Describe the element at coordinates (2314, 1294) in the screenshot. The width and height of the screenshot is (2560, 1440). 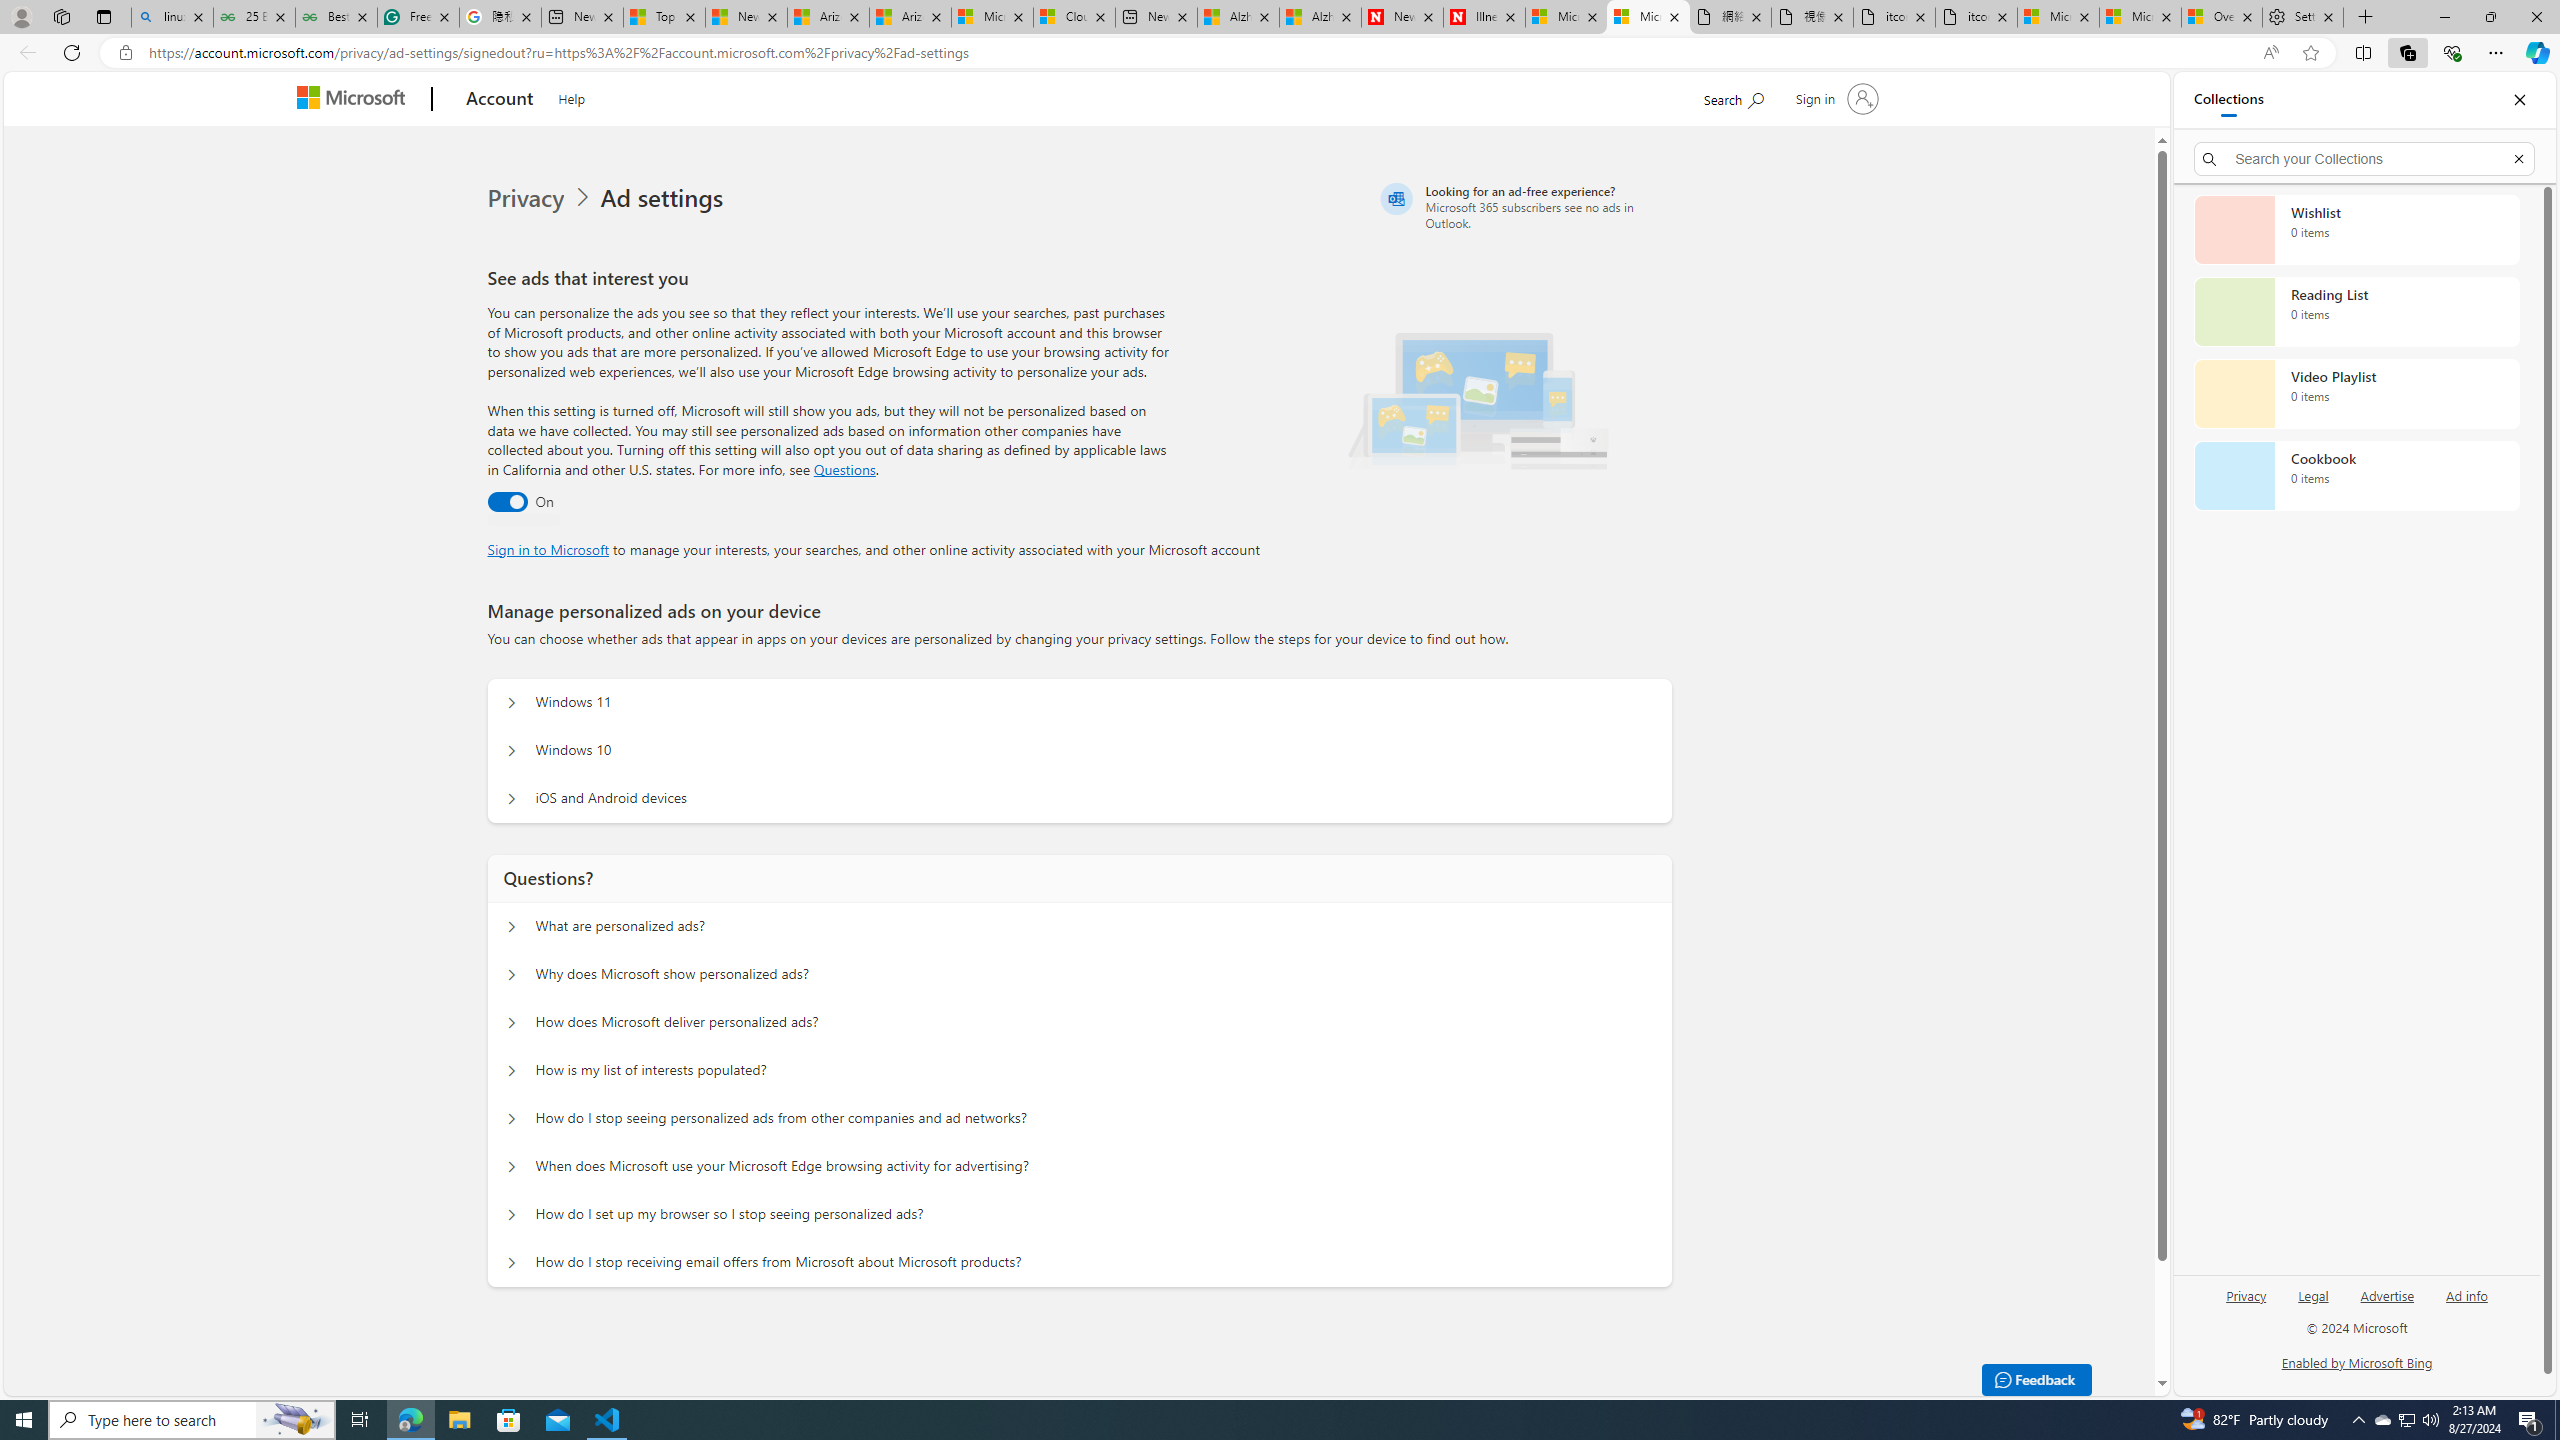
I see `'Legal'` at that location.